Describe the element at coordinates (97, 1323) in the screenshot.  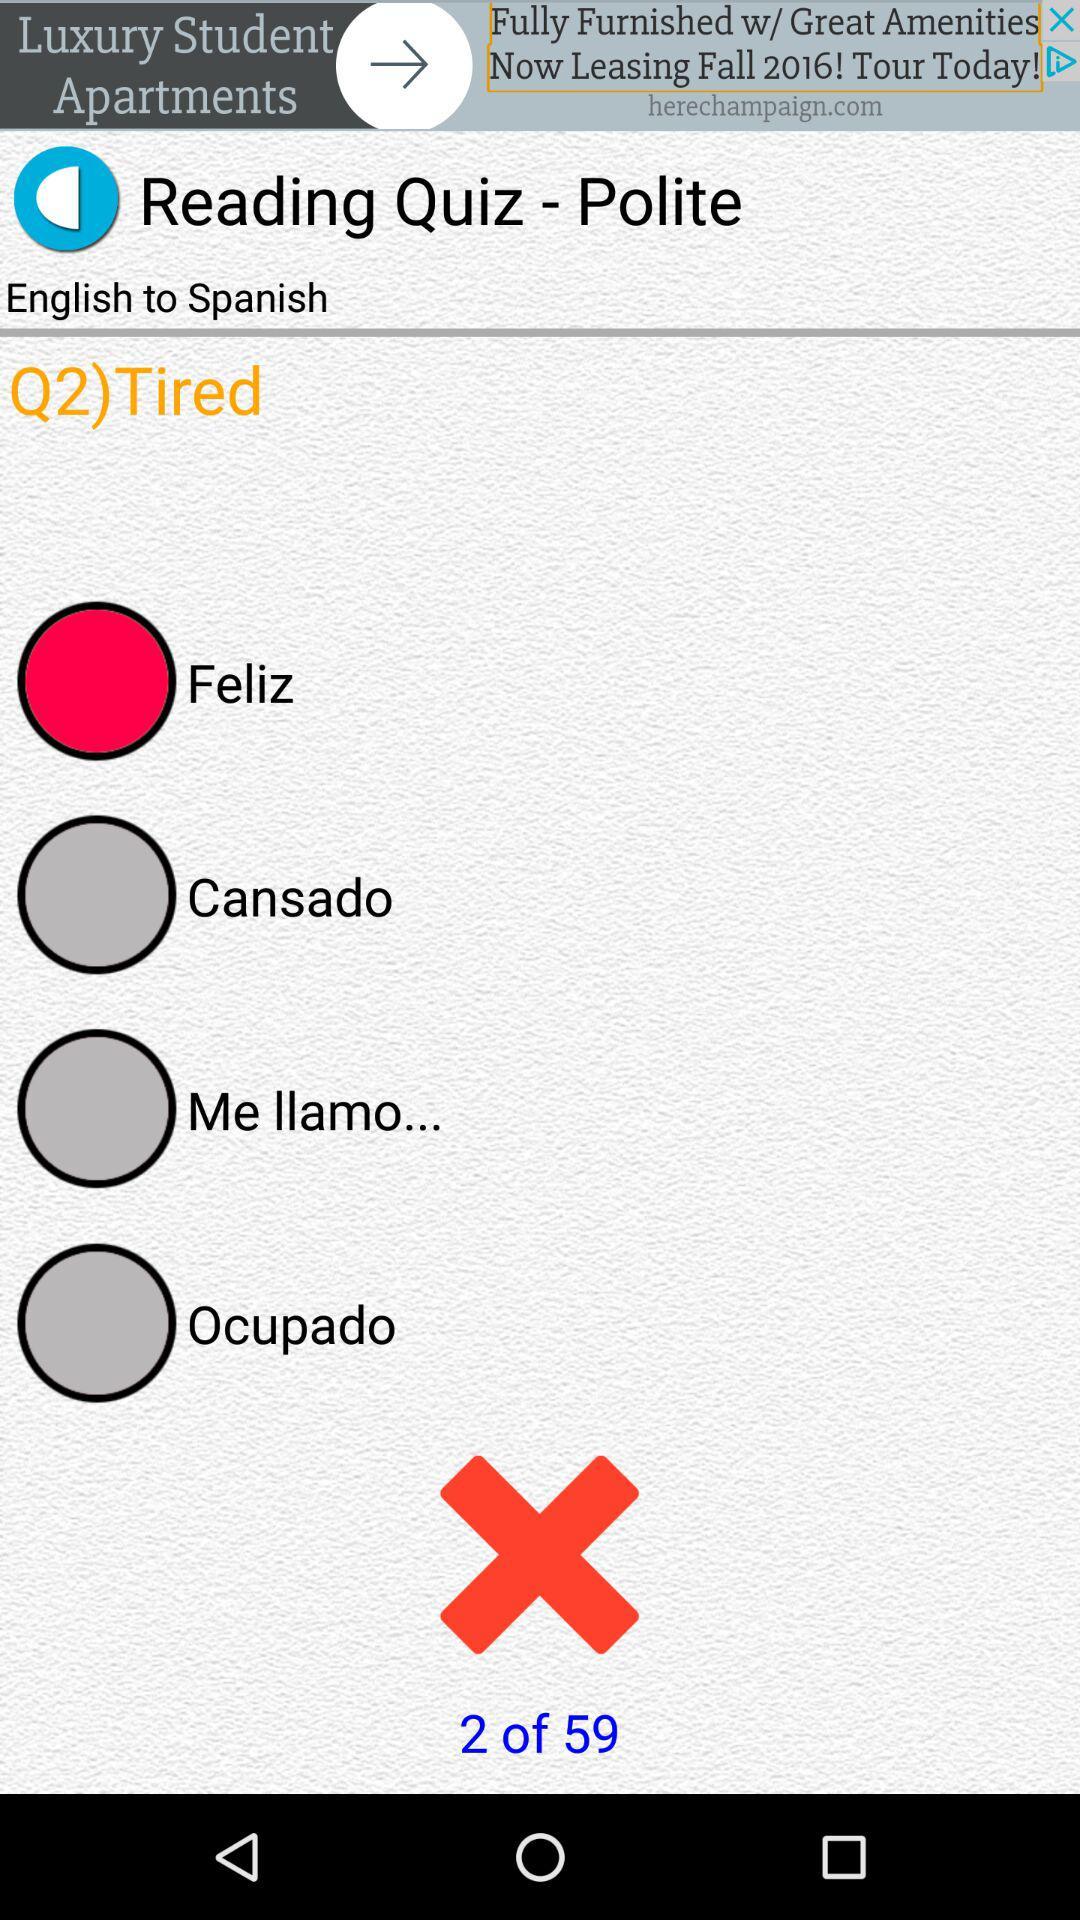
I see `the word` at that location.